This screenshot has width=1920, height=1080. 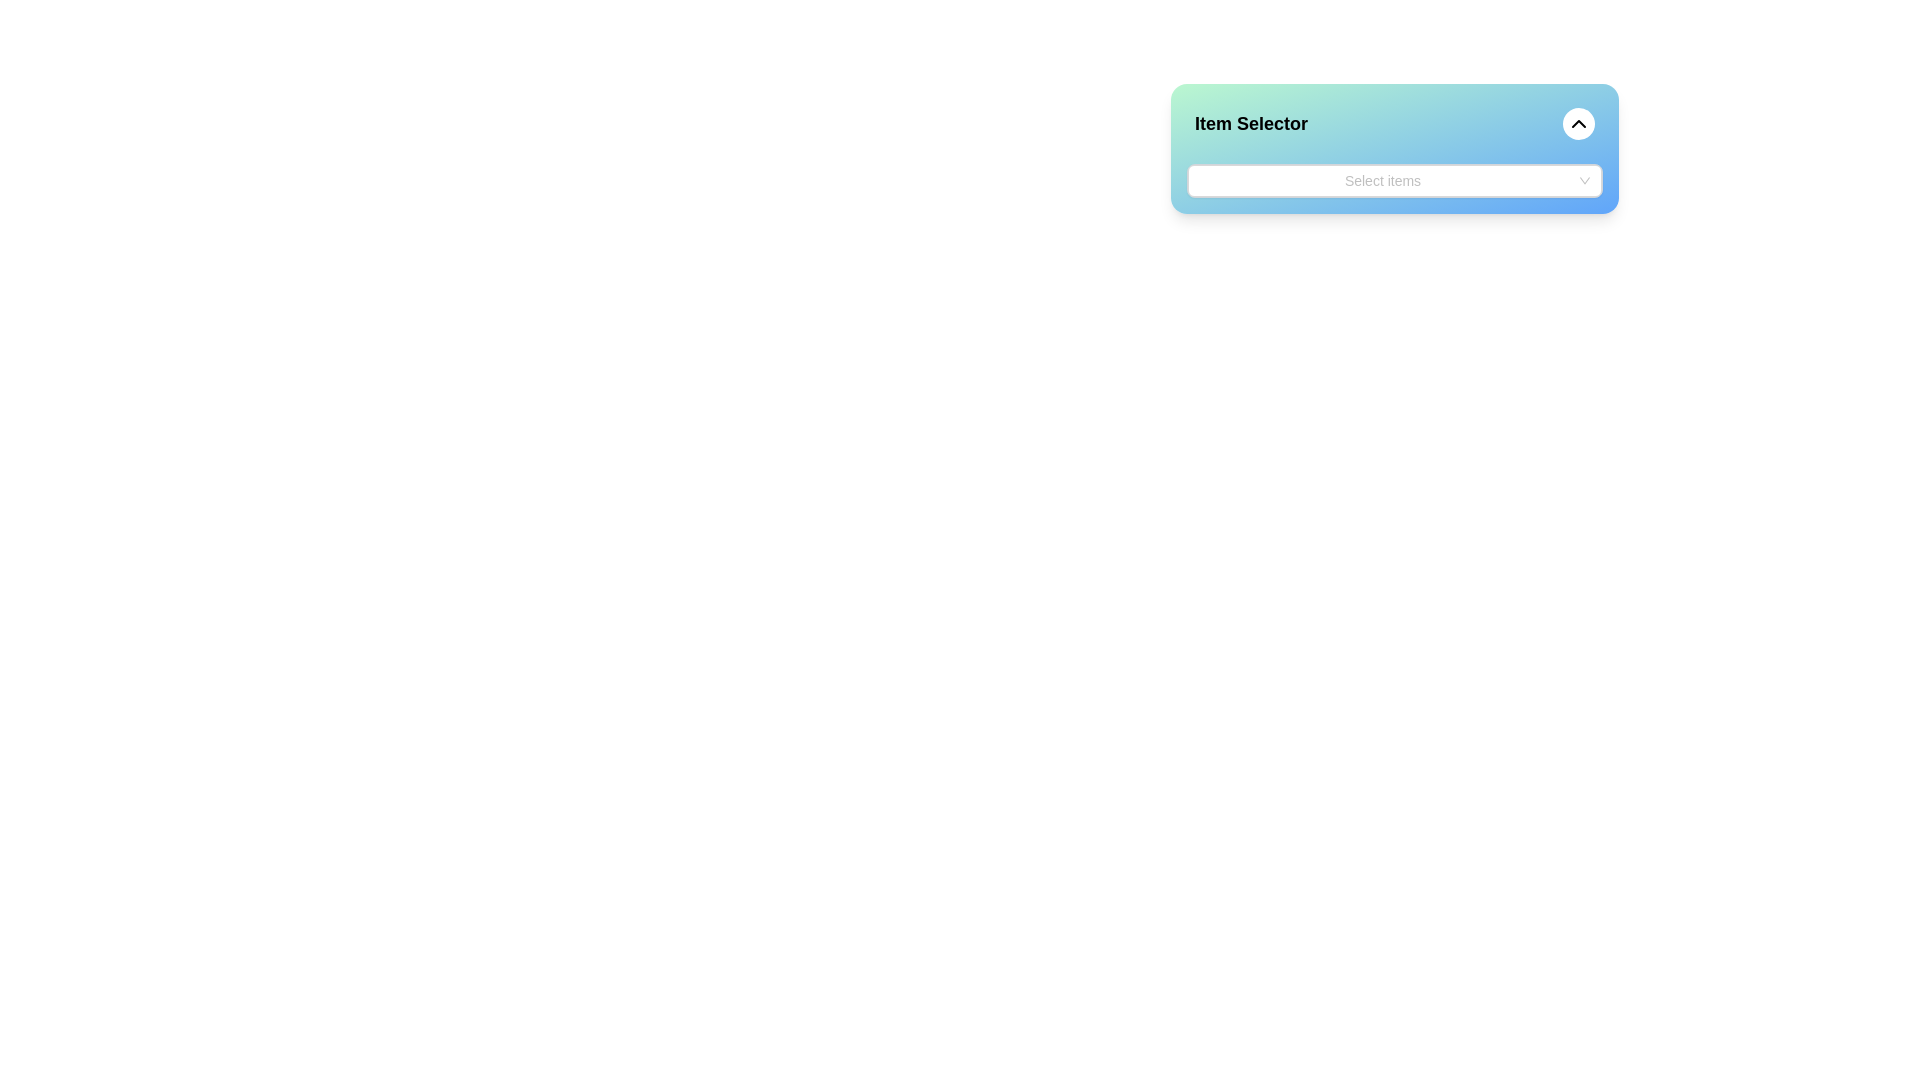 I want to click on the dropdown menu labeled 'Select items', so click(x=1394, y=181).